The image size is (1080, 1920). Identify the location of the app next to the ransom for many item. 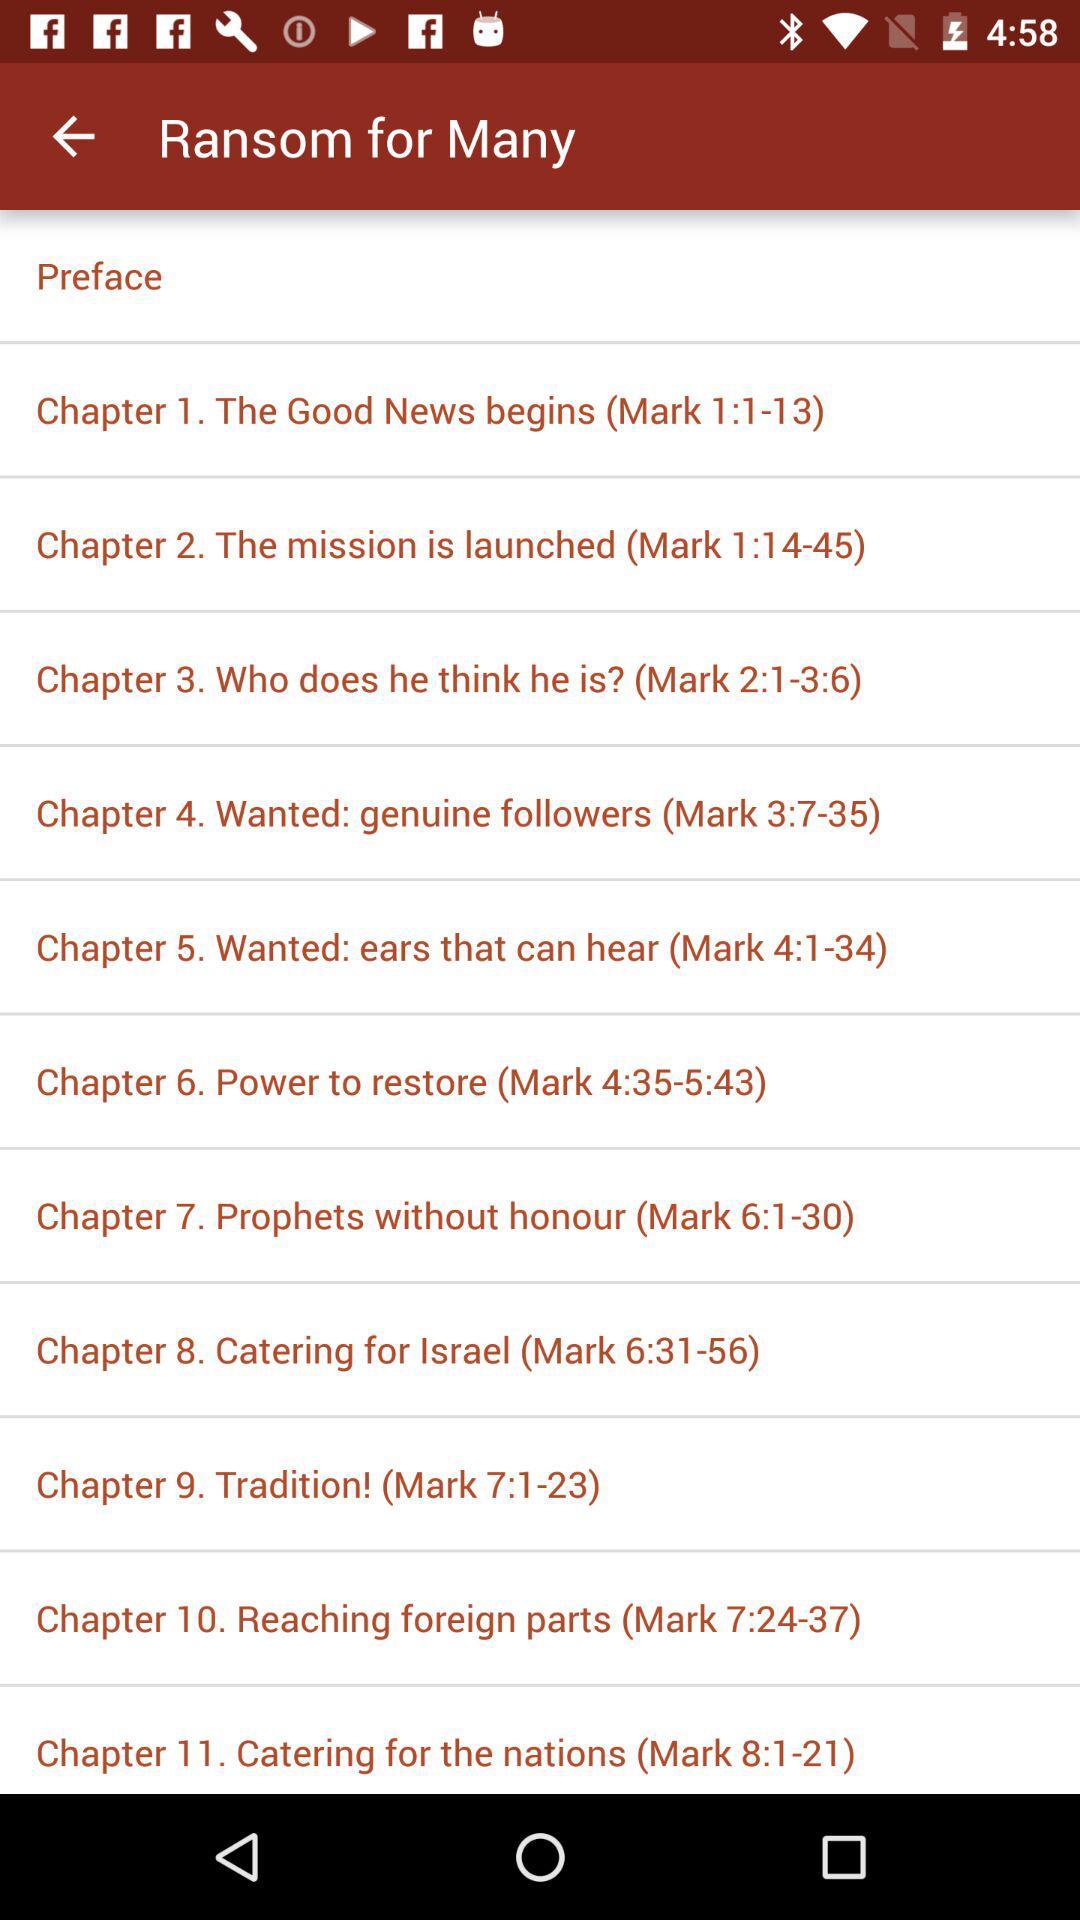
(72, 135).